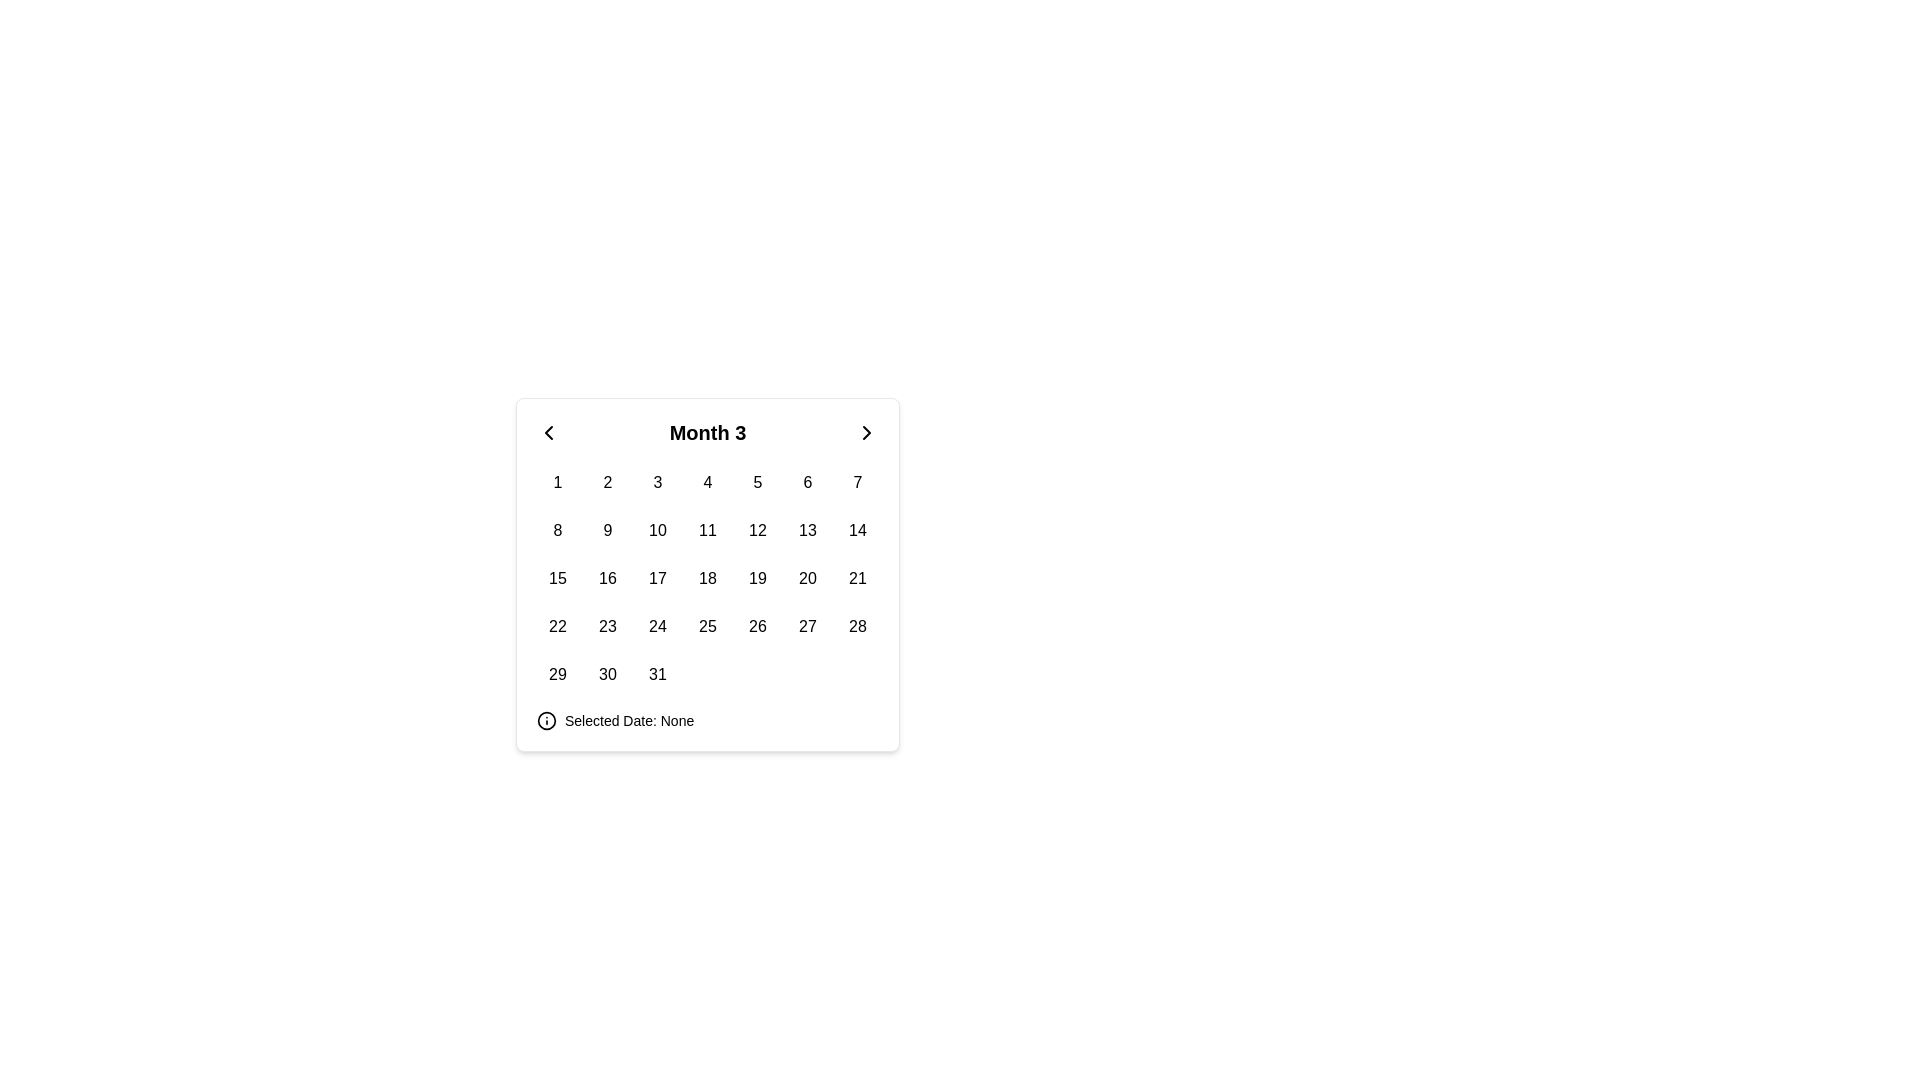 This screenshot has height=1080, width=1920. Describe the element at coordinates (547, 721) in the screenshot. I see `the informational icon located near the bottom-left corner of the date selection interface, adjacent to the text 'Selected Date: None'` at that location.